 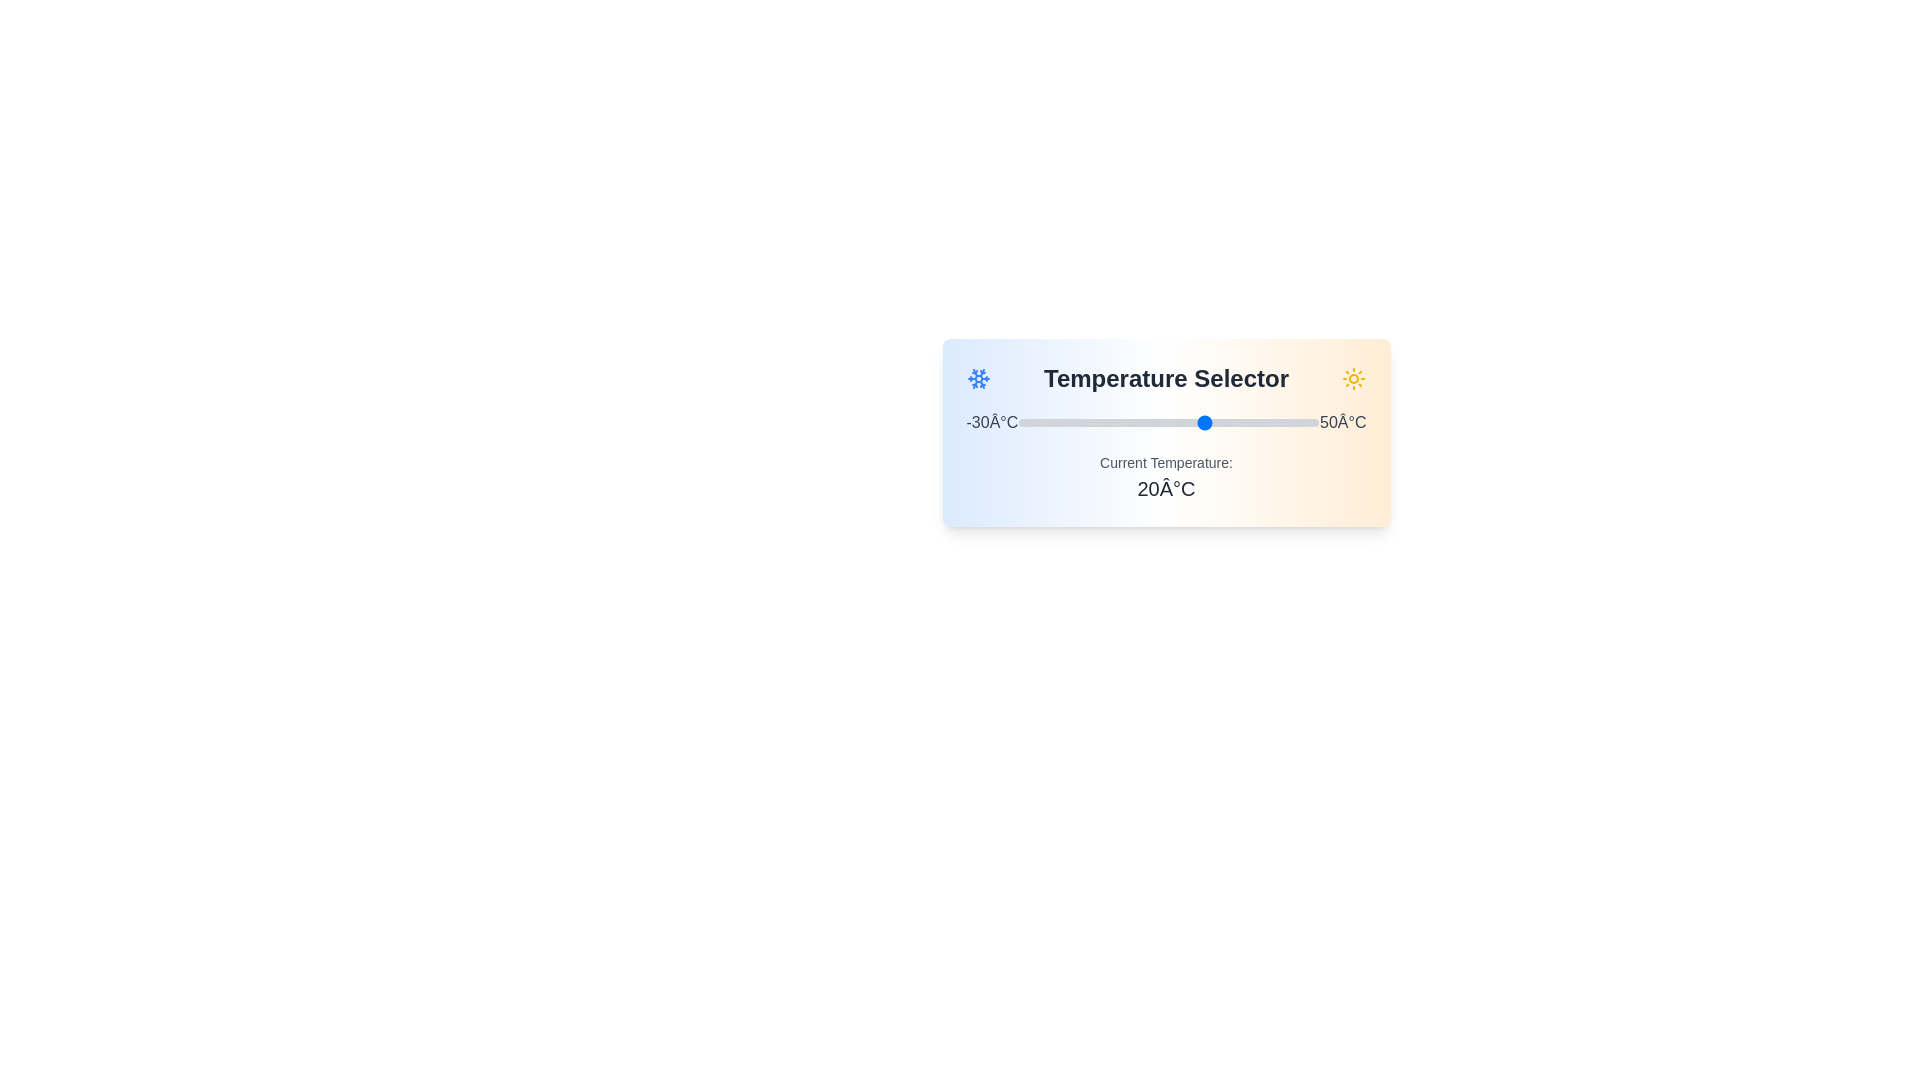 I want to click on the temperature increase icon located in the top-right corner of the 'Temperature Selector' component, next to the '50°C' label, so click(x=1354, y=378).